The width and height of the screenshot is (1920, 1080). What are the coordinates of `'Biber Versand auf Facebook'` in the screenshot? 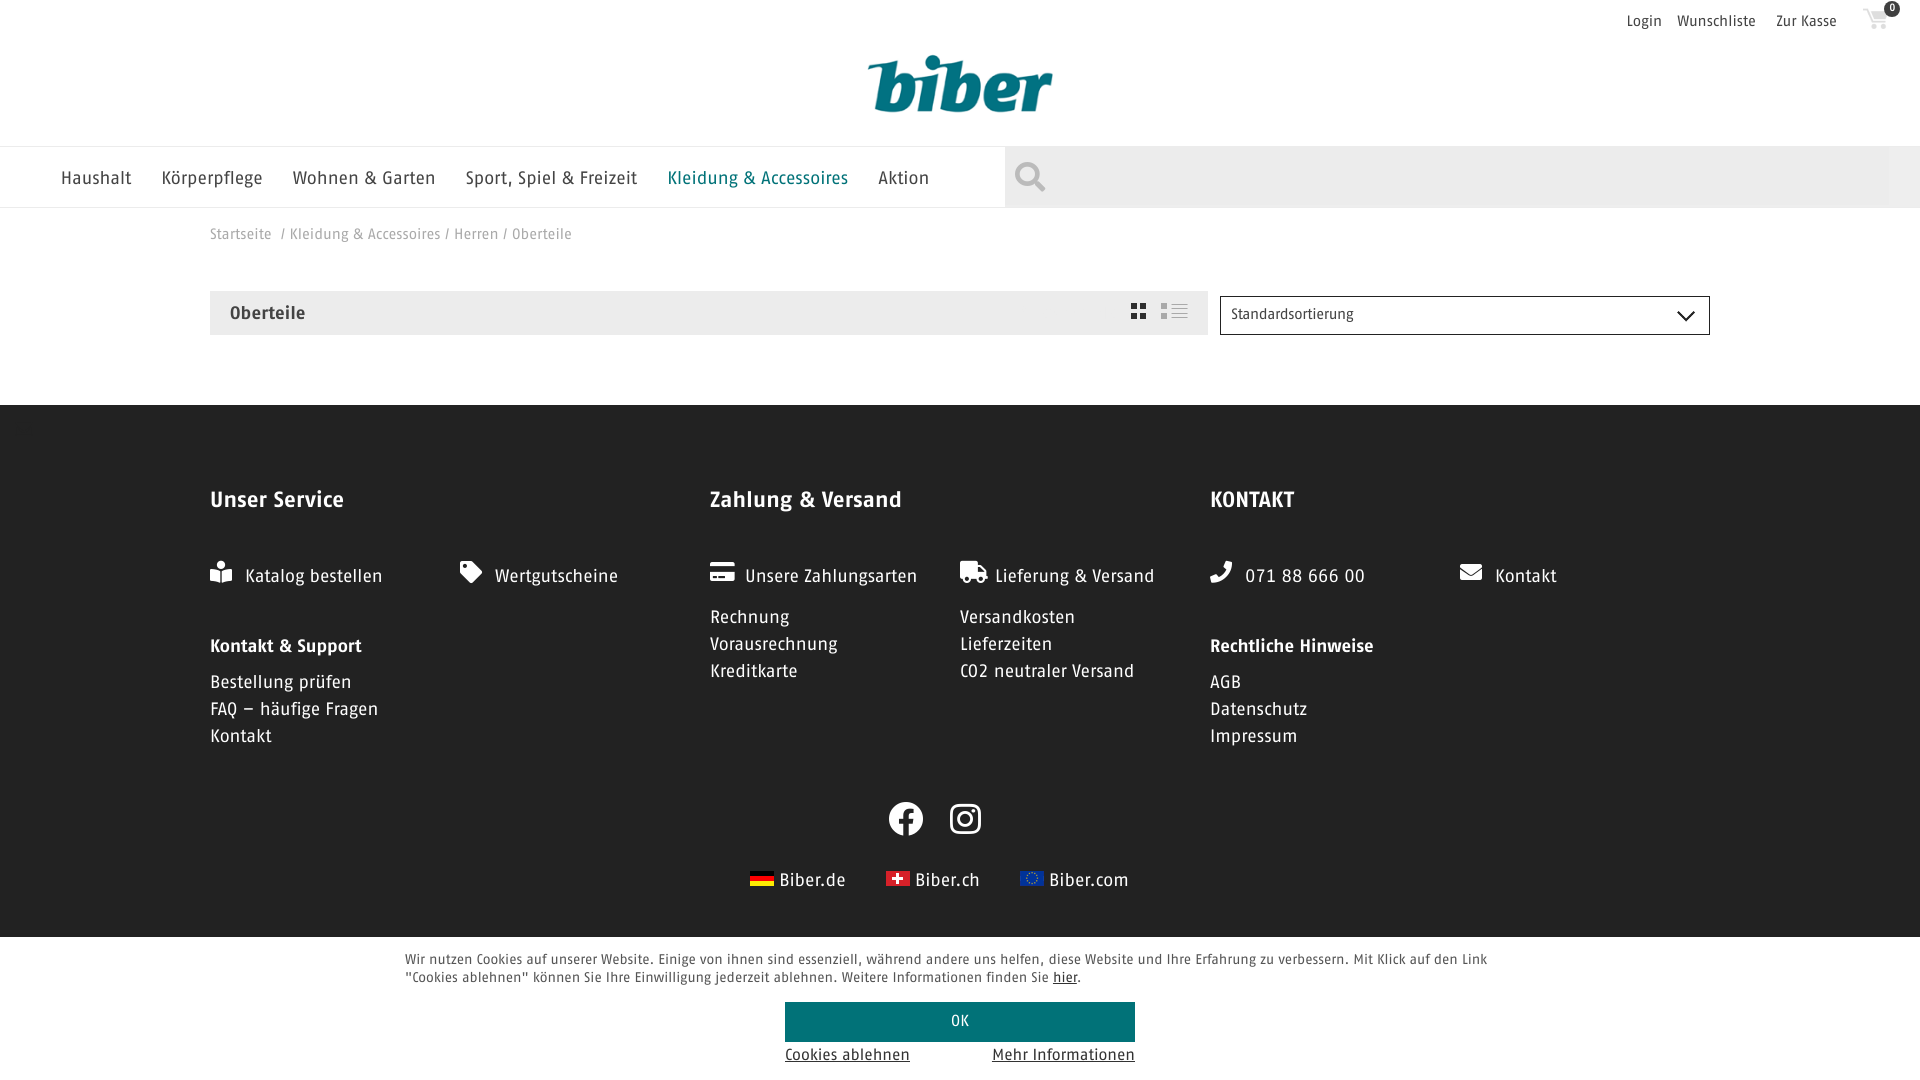 It's located at (904, 822).